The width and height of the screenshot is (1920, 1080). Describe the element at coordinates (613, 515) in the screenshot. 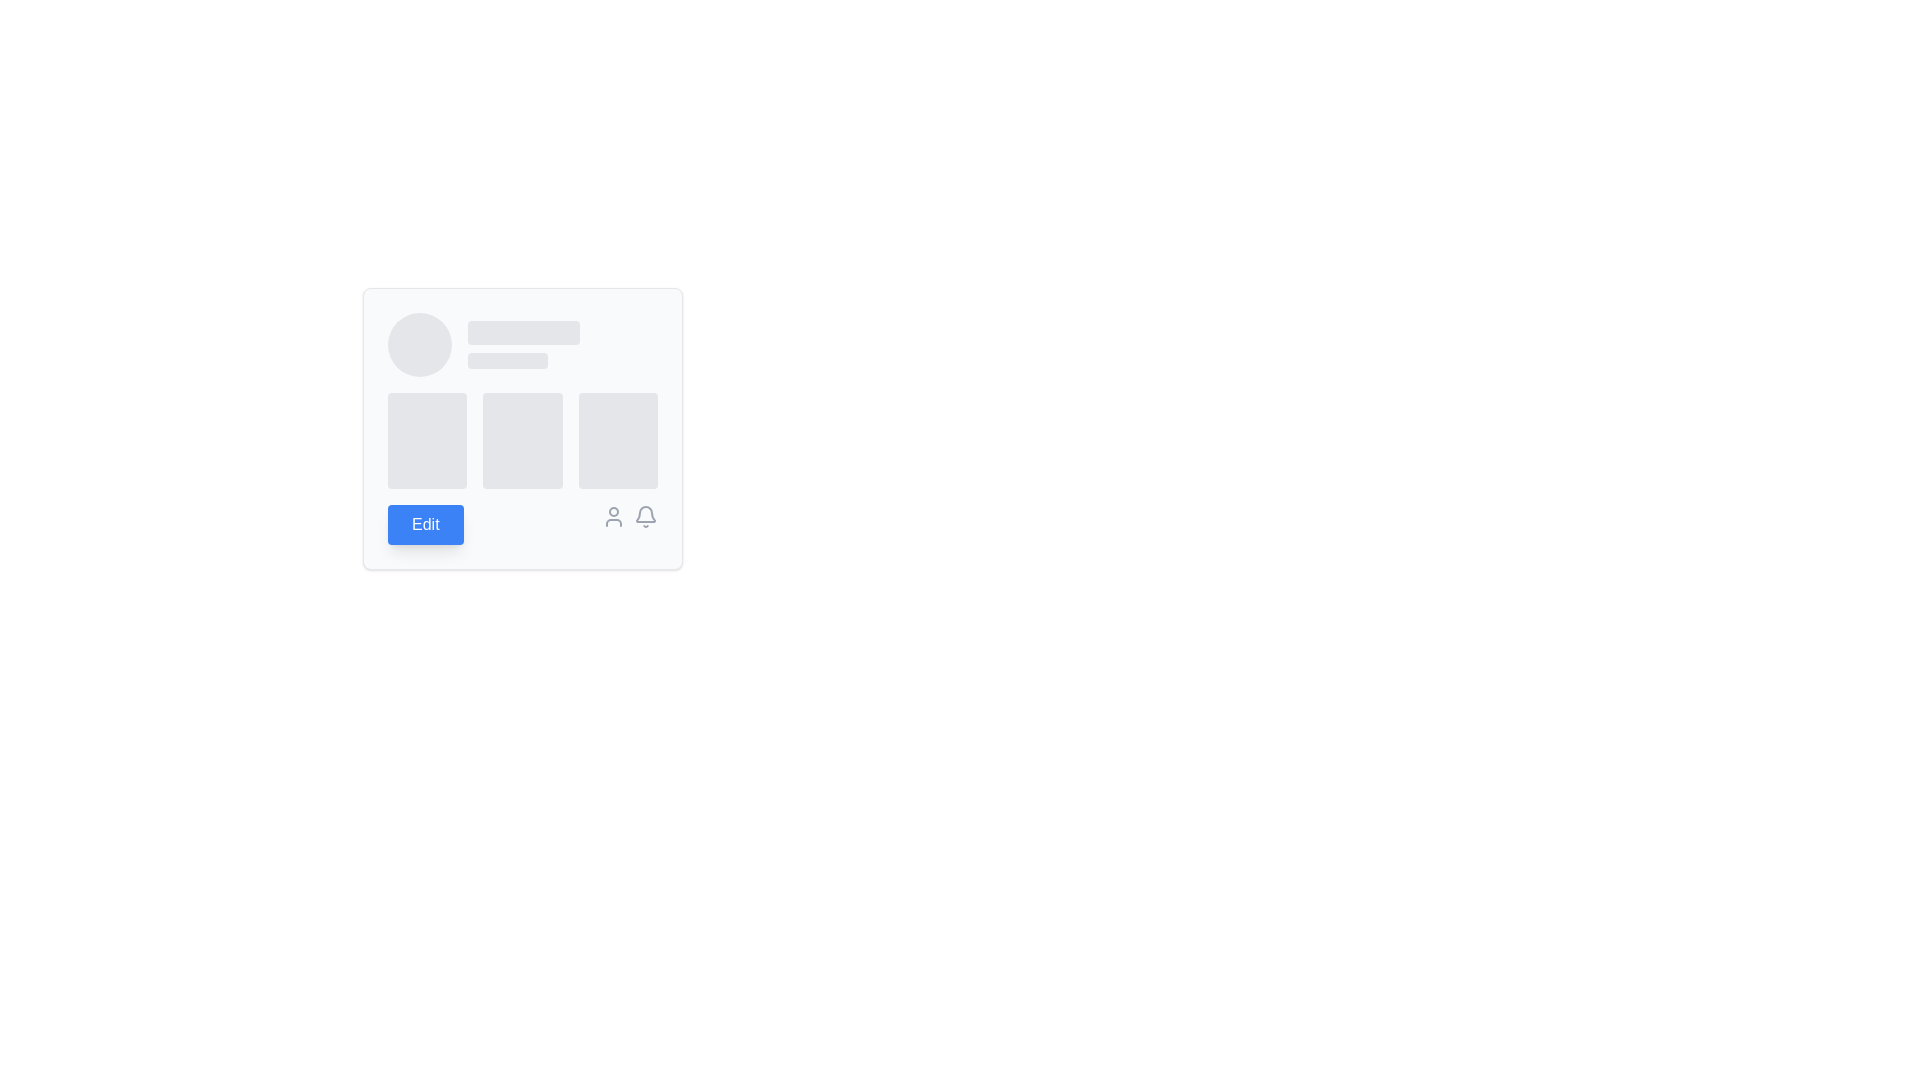

I see `the user icon located at the lower section of the card component, positioned to the left of the bell icon` at that location.